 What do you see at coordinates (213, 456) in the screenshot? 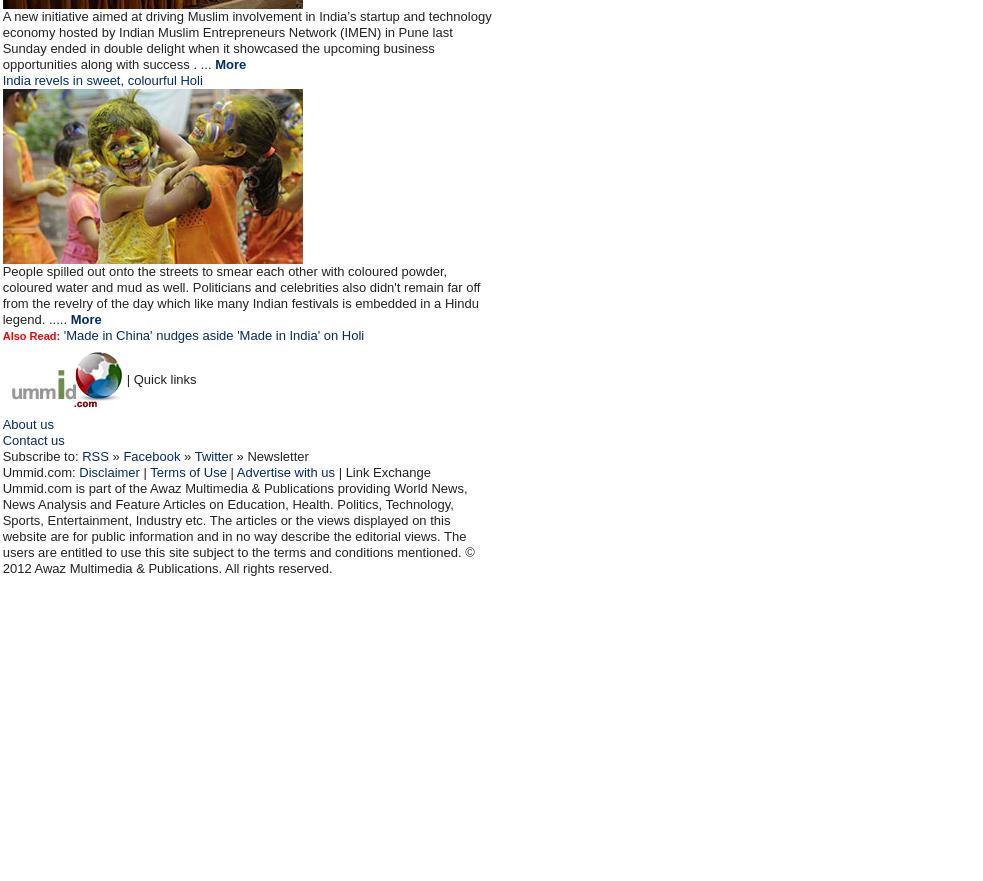
I see `'Twitter'` at bounding box center [213, 456].